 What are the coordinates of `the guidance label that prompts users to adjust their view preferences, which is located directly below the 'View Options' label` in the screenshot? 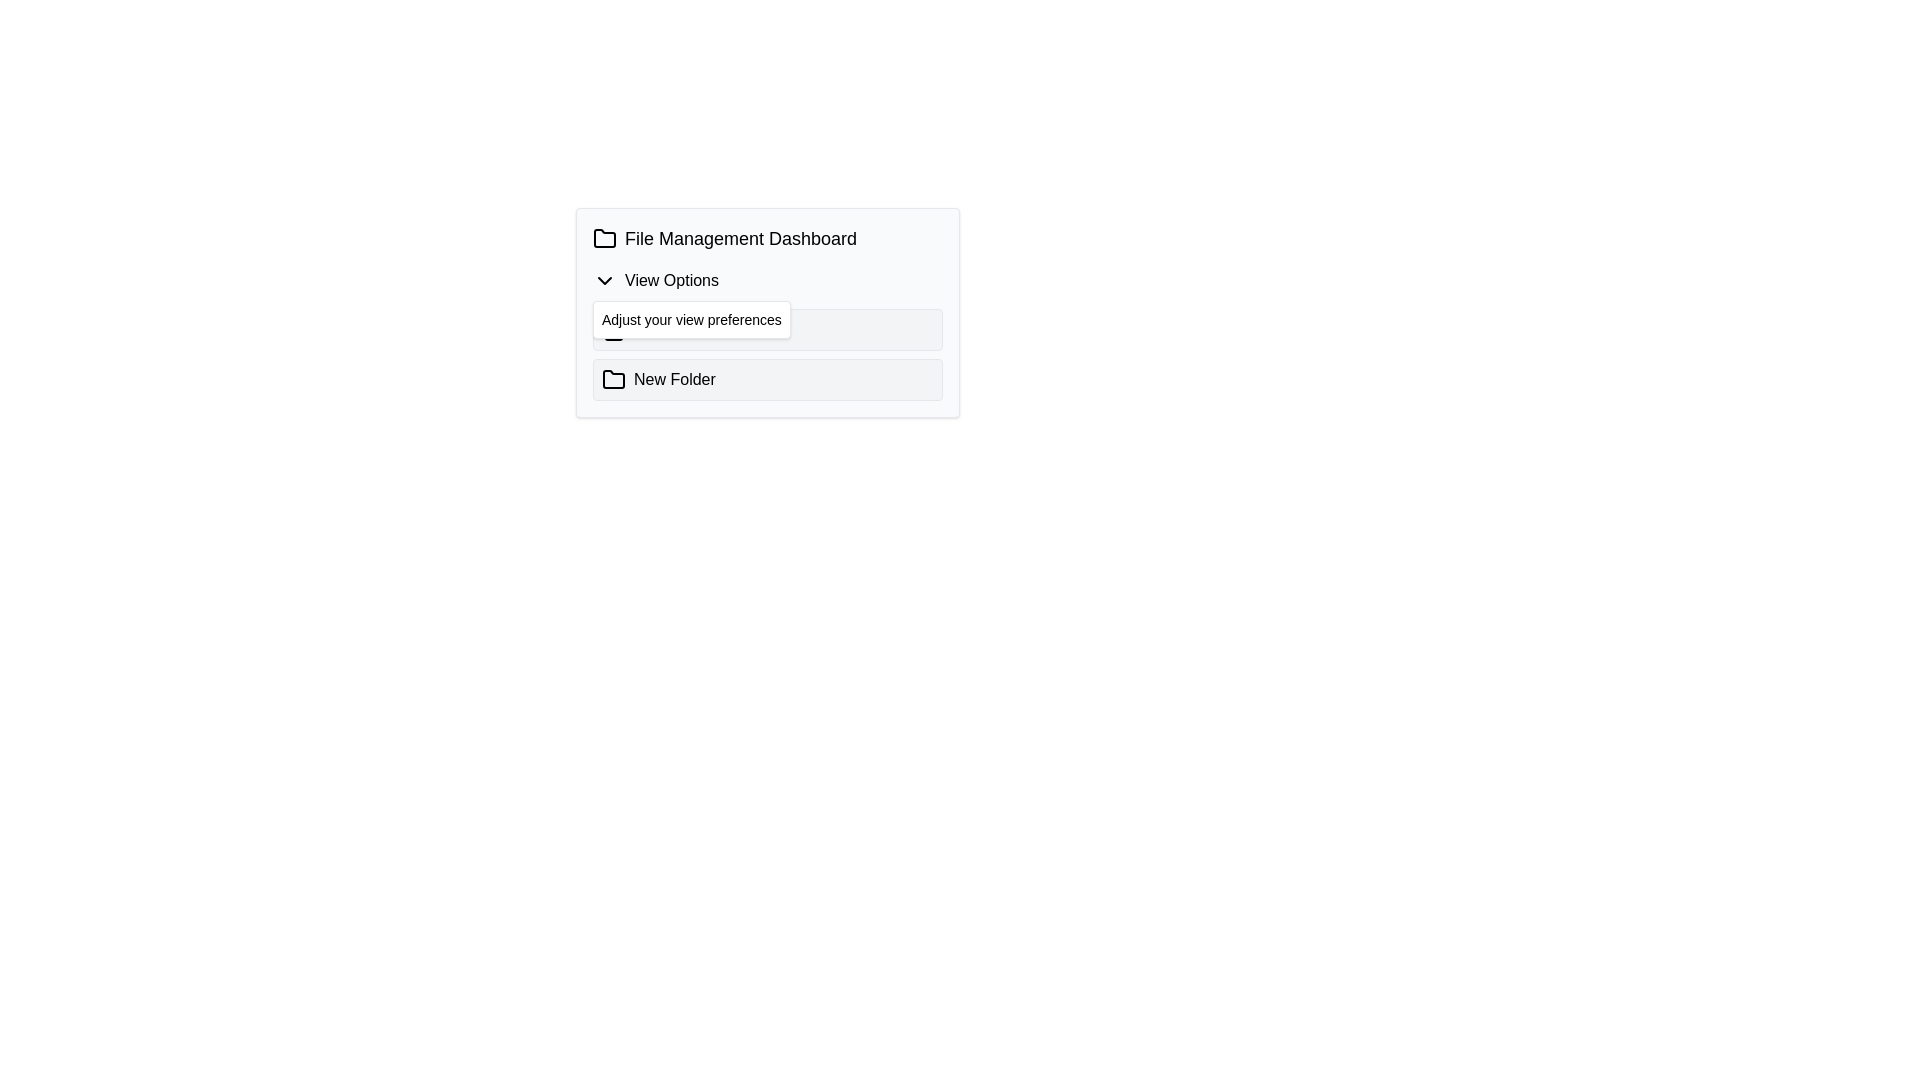 It's located at (691, 319).